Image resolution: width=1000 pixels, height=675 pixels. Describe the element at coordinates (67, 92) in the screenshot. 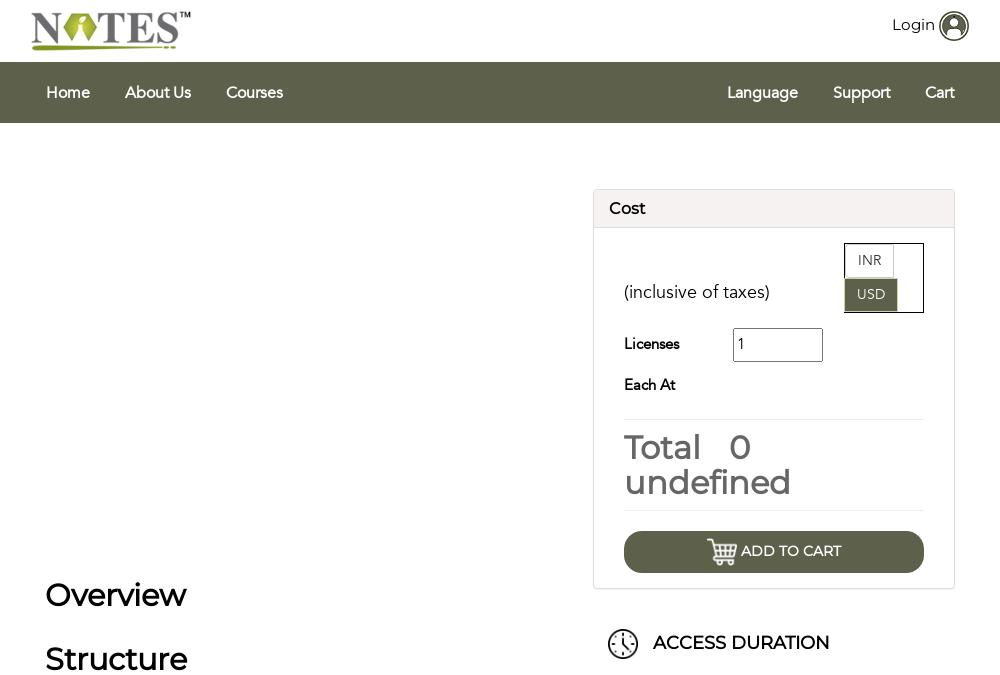

I see `'Home'` at that location.